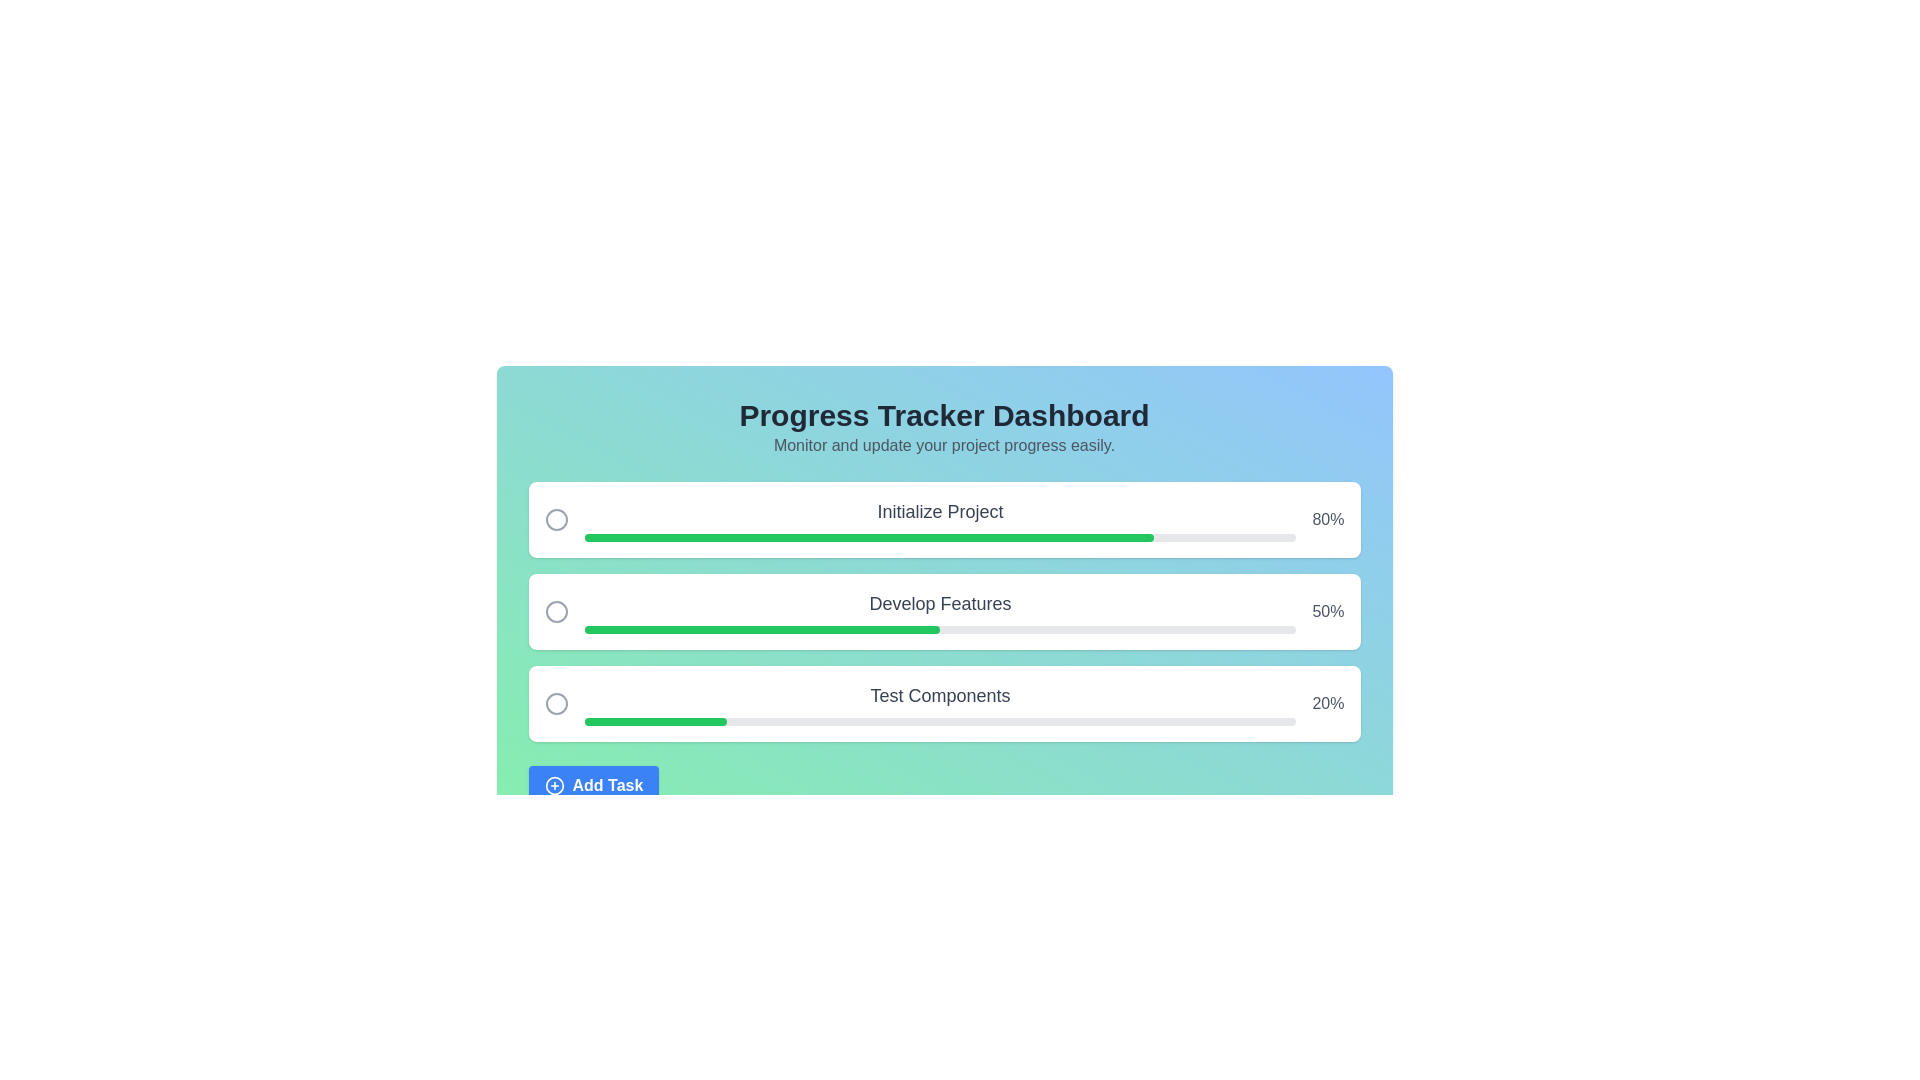 The height and width of the screenshot is (1080, 1920). I want to click on the circular icon with a gray border and white center, located in the 'Test Components' row, to the left of the text label and aligned with the progress bar, so click(556, 703).